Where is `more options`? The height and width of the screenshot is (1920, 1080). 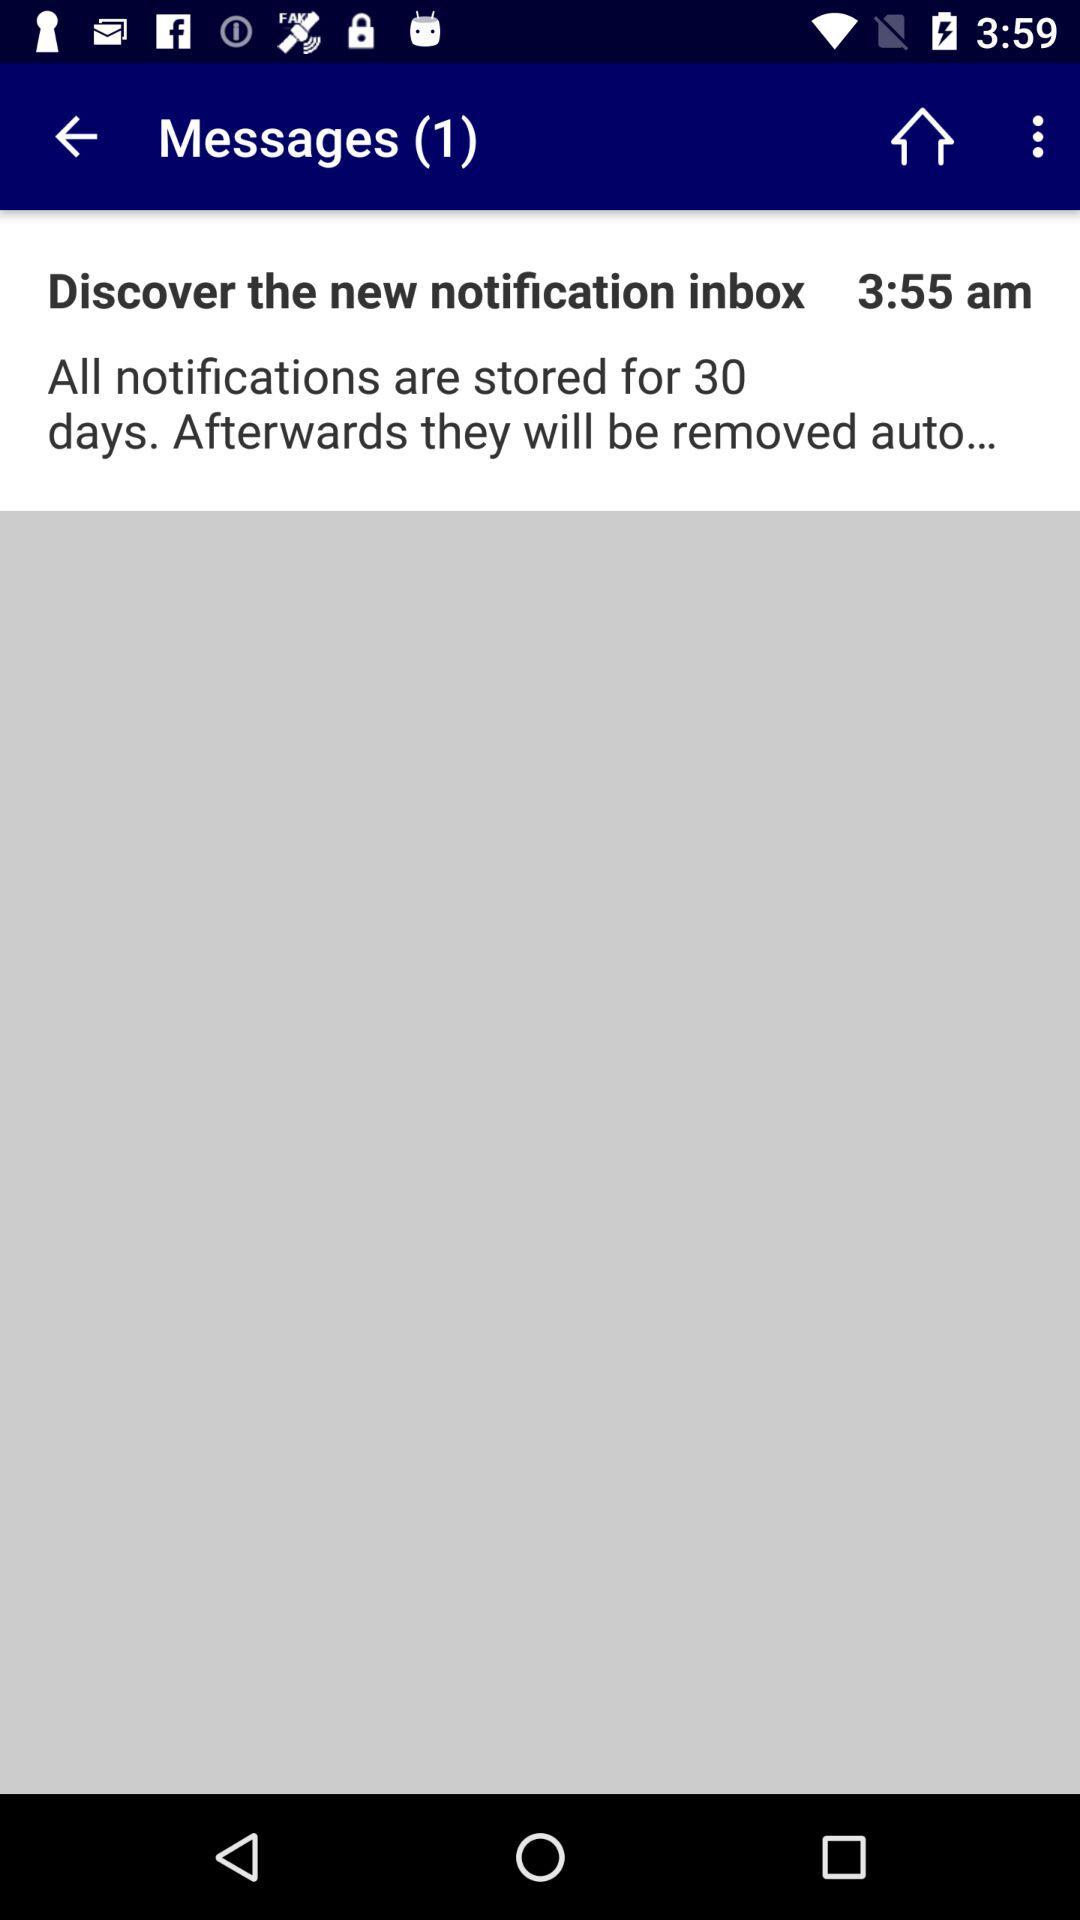 more options is located at coordinates (1036, 135).